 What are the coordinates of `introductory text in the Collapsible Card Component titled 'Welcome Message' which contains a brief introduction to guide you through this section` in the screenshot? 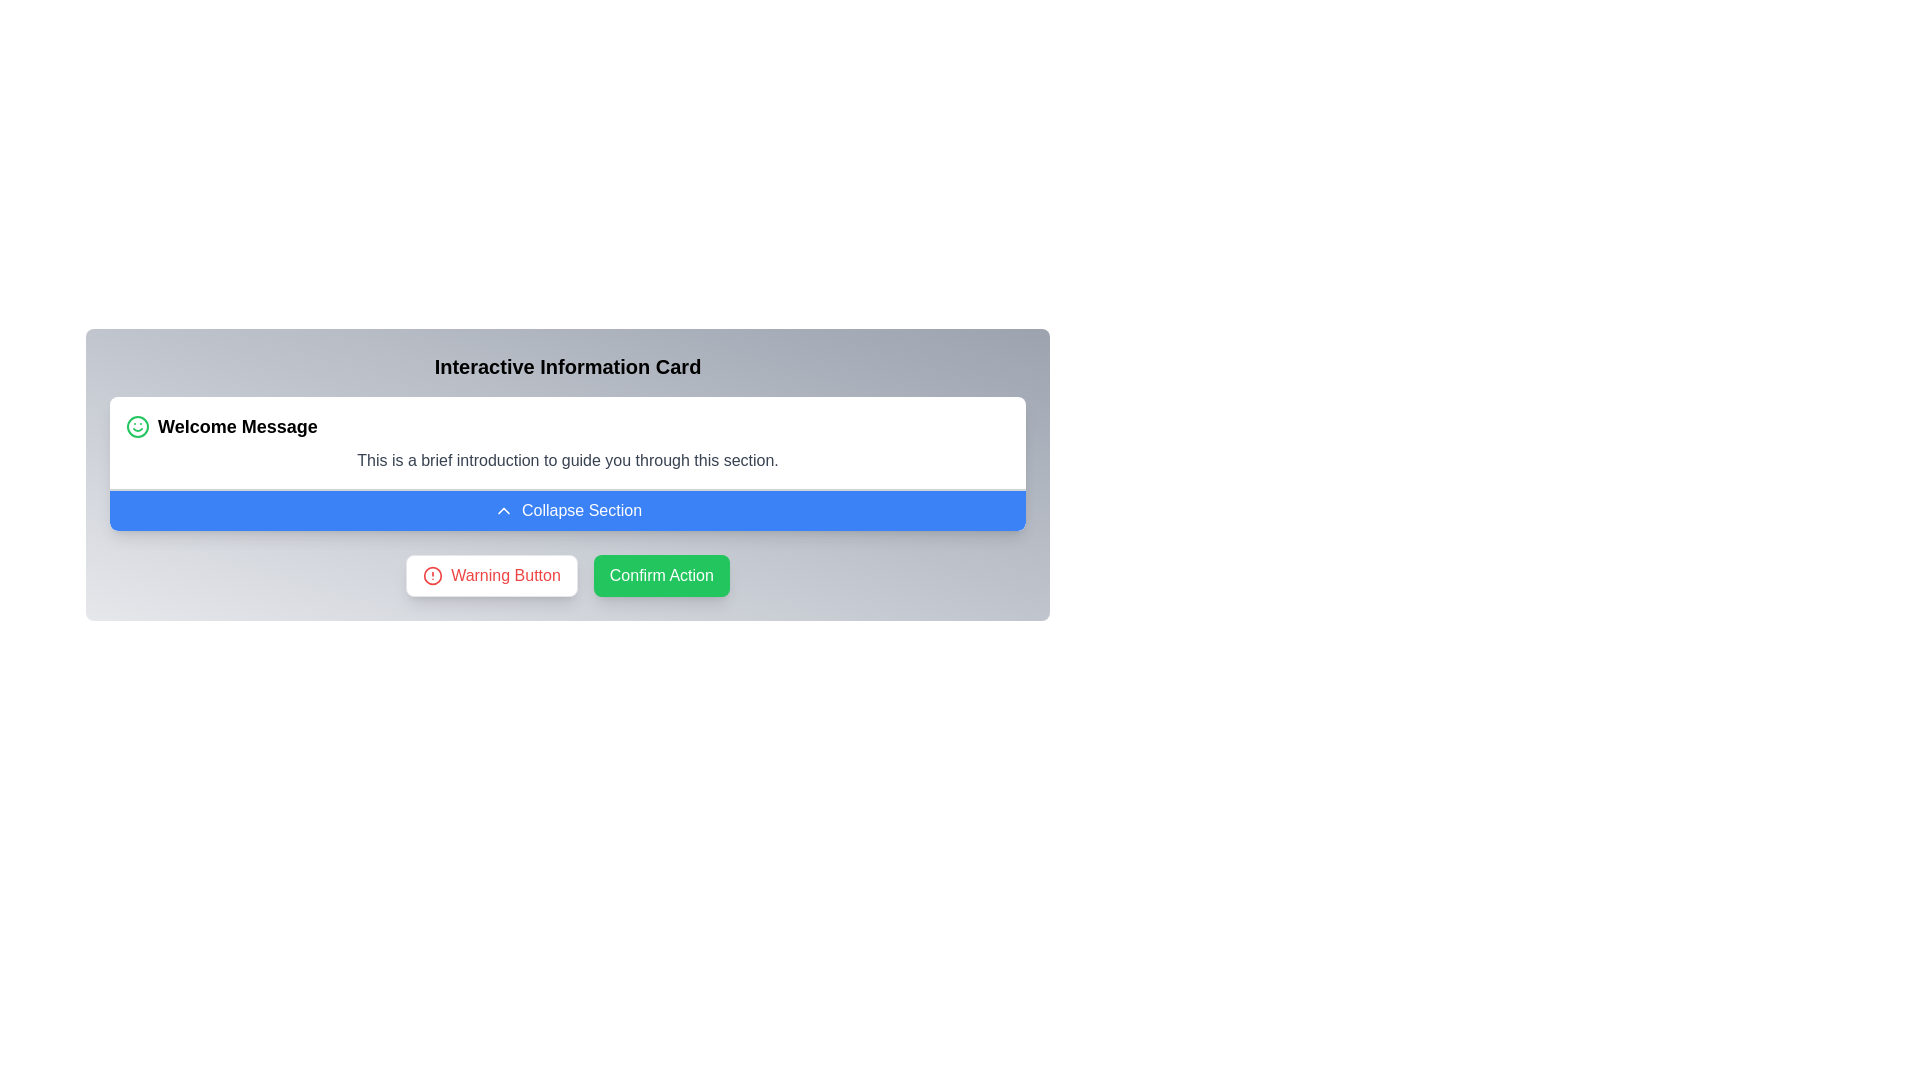 It's located at (566, 463).